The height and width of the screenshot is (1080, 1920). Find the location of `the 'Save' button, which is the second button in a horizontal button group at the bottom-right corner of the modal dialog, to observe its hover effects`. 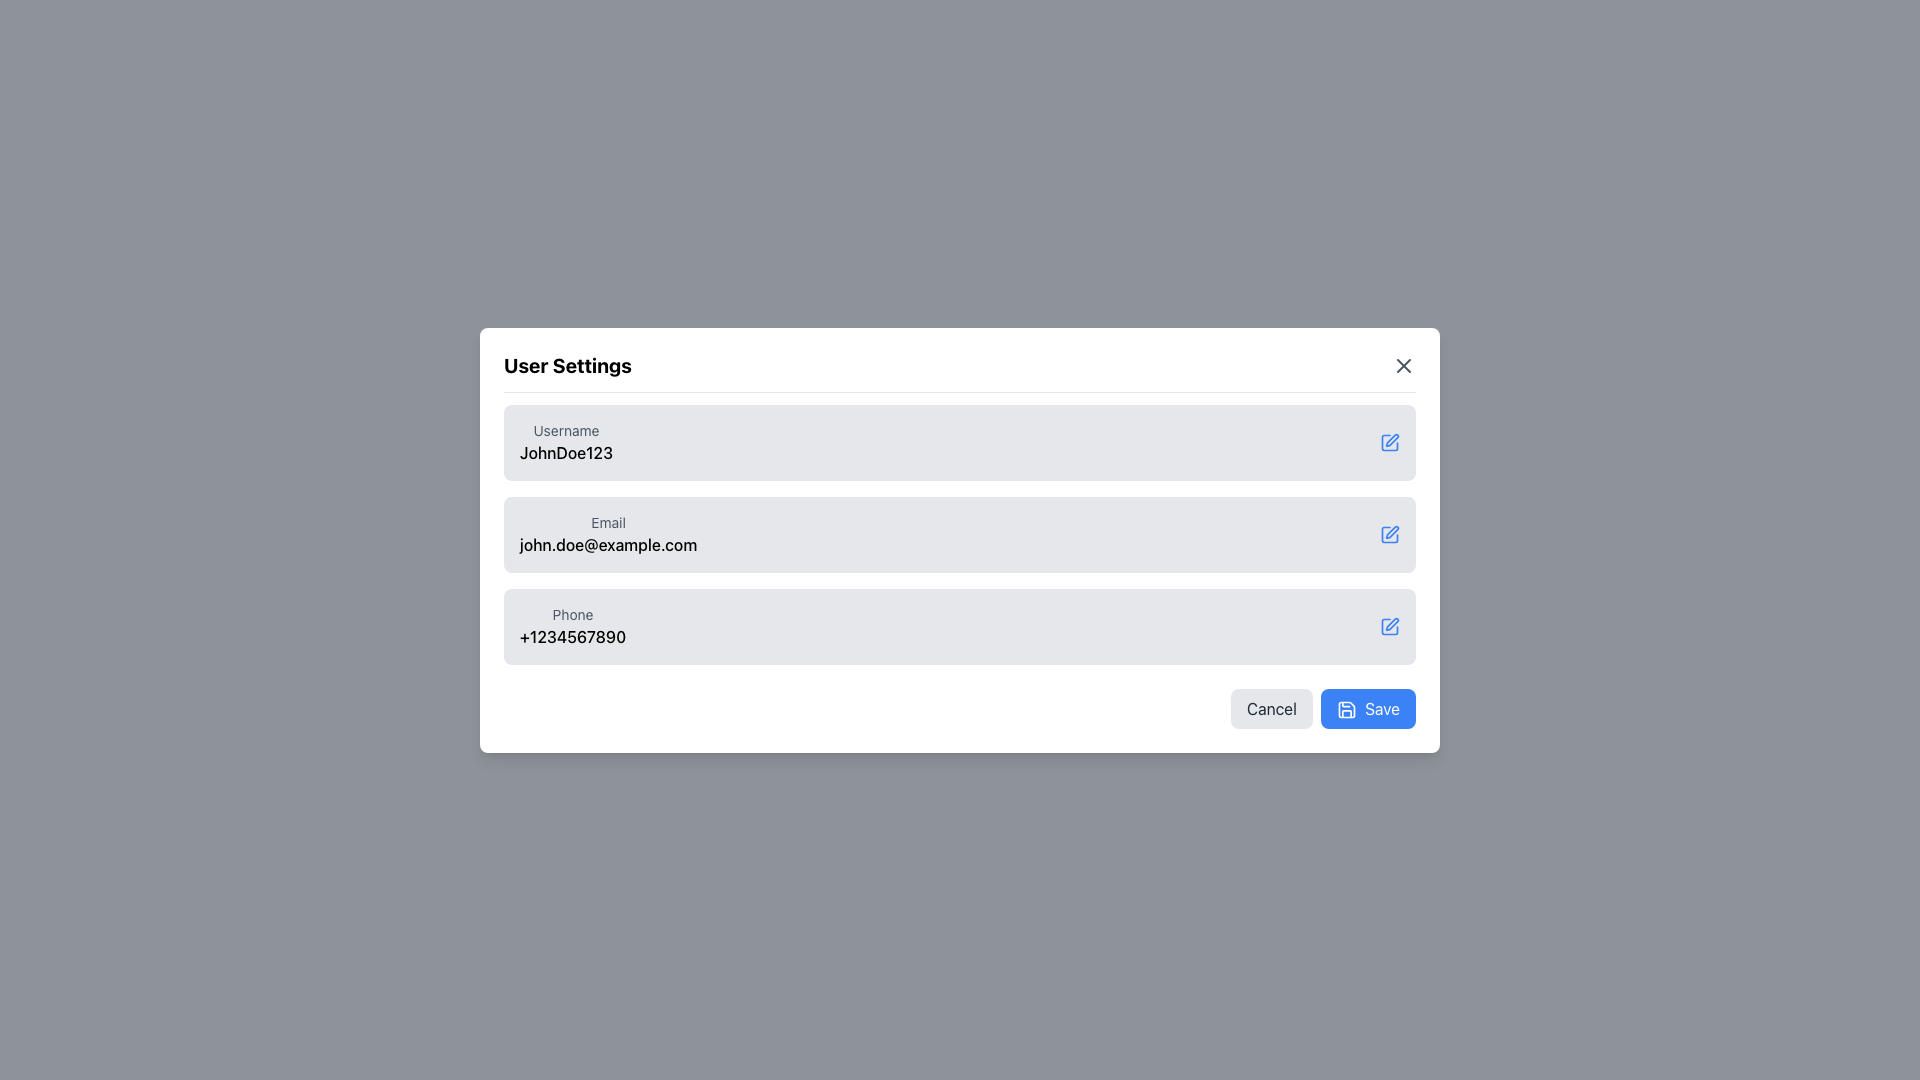

the 'Save' button, which is the second button in a horizontal button group at the bottom-right corner of the modal dialog, to observe its hover effects is located at coordinates (1367, 707).